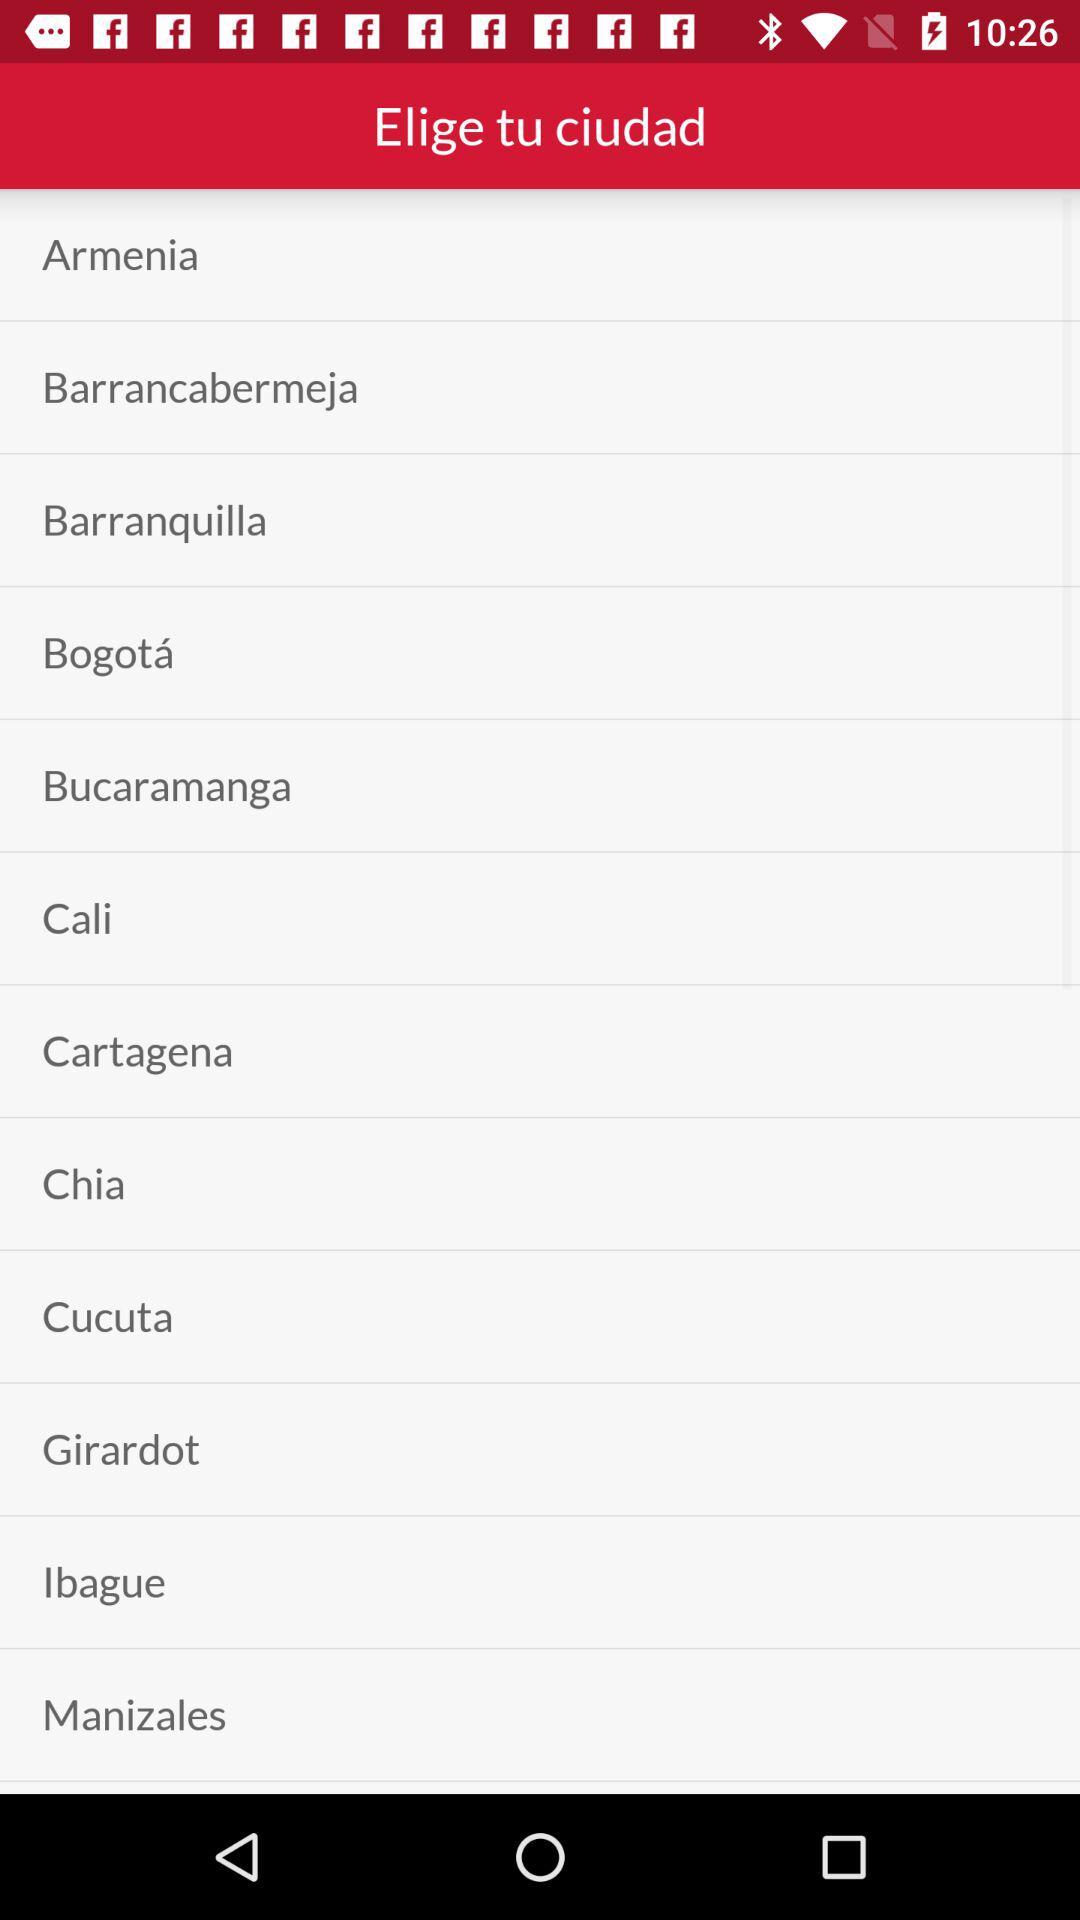 The width and height of the screenshot is (1080, 1920). Describe the element at coordinates (121, 1449) in the screenshot. I see `the icon above ibague` at that location.